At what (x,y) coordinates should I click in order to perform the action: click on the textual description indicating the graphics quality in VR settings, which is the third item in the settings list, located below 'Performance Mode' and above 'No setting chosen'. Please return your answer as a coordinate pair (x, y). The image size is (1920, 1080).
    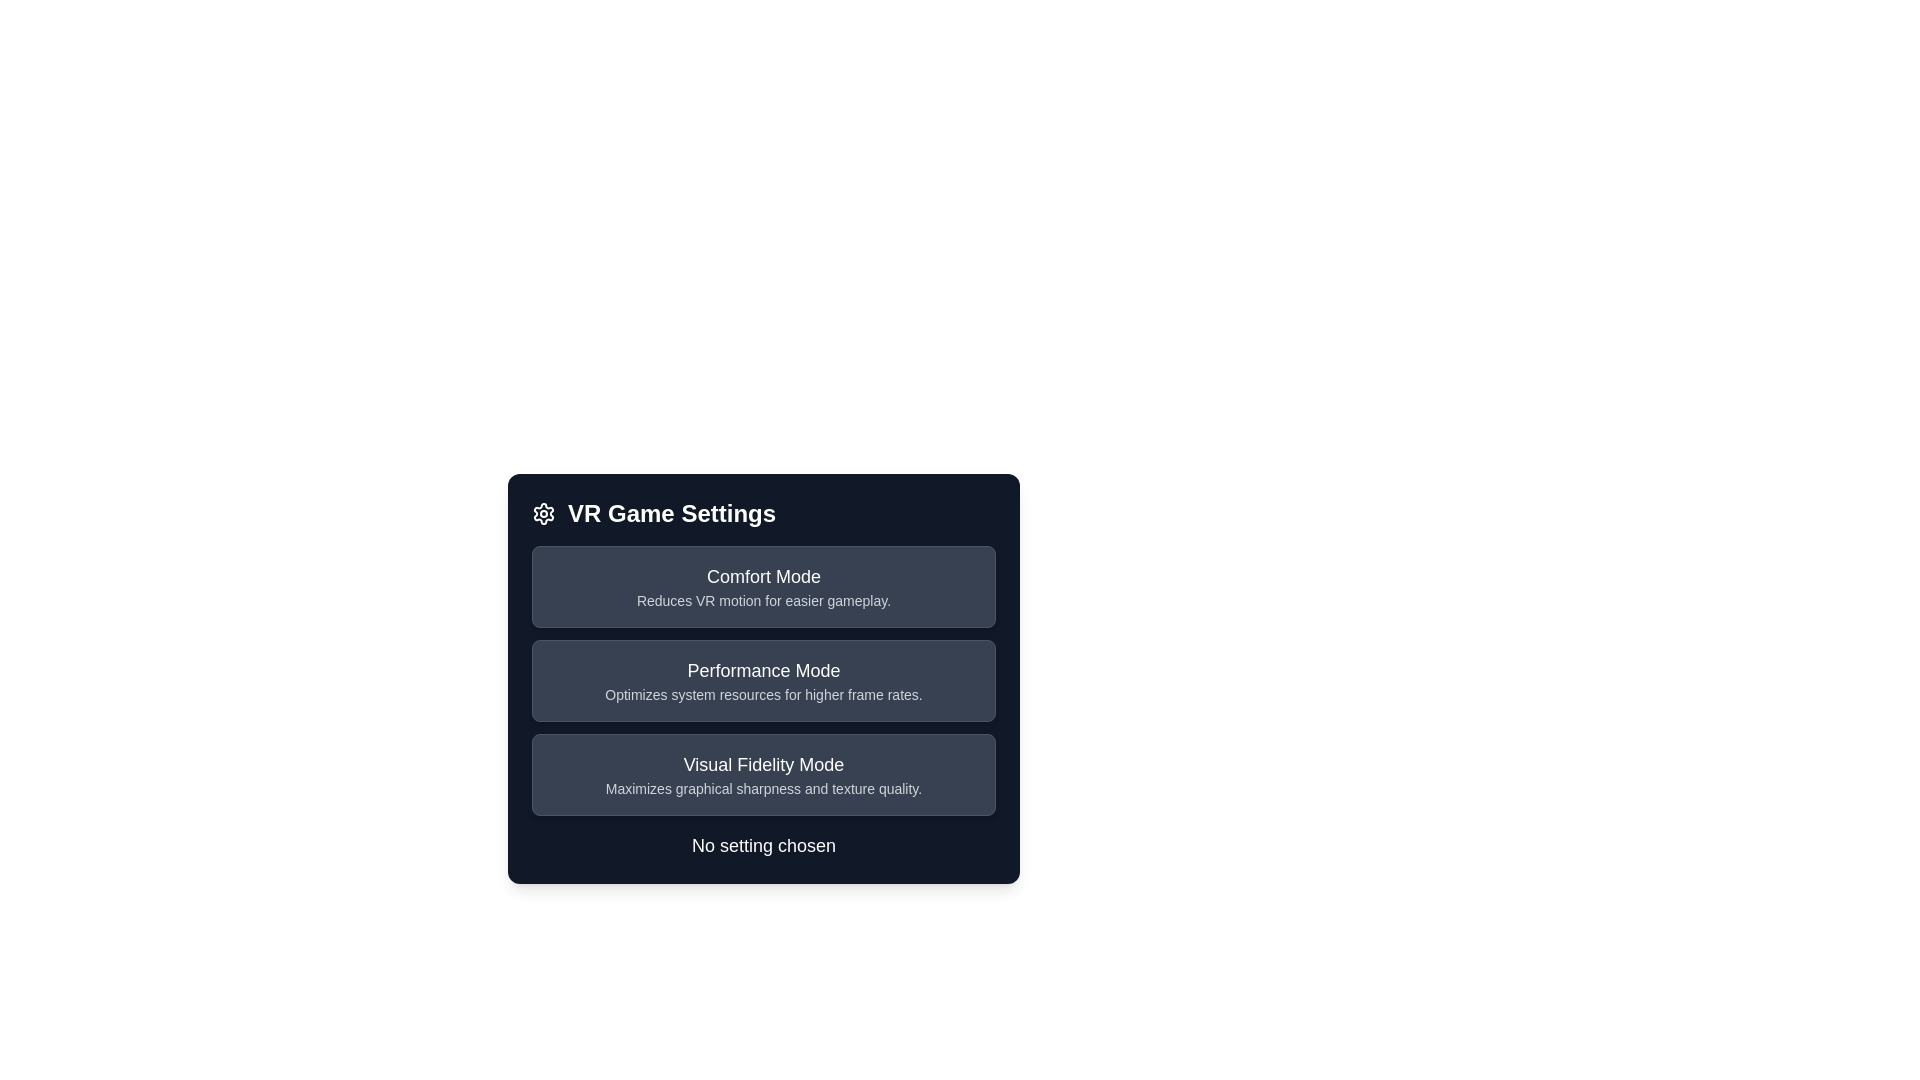
    Looking at the image, I should click on (762, 774).